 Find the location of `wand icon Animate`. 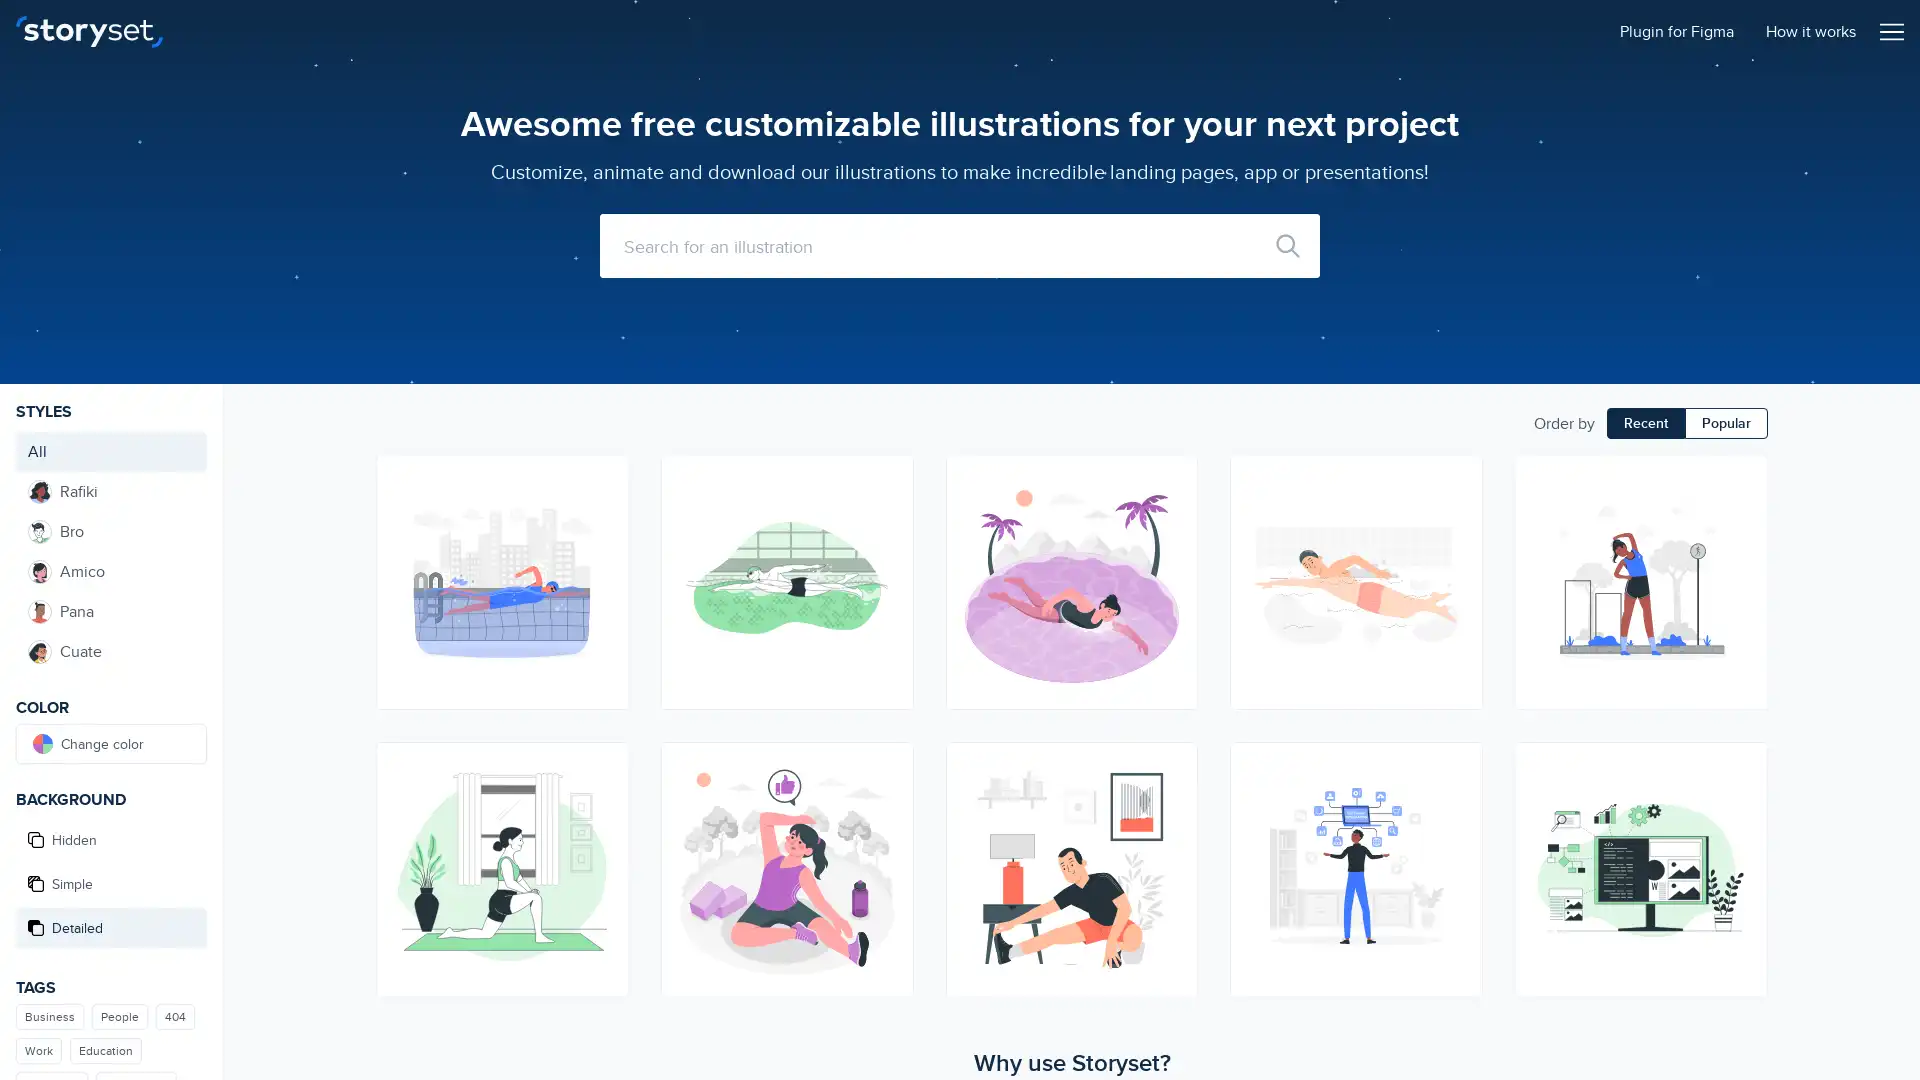

wand icon Animate is located at coordinates (887, 765).